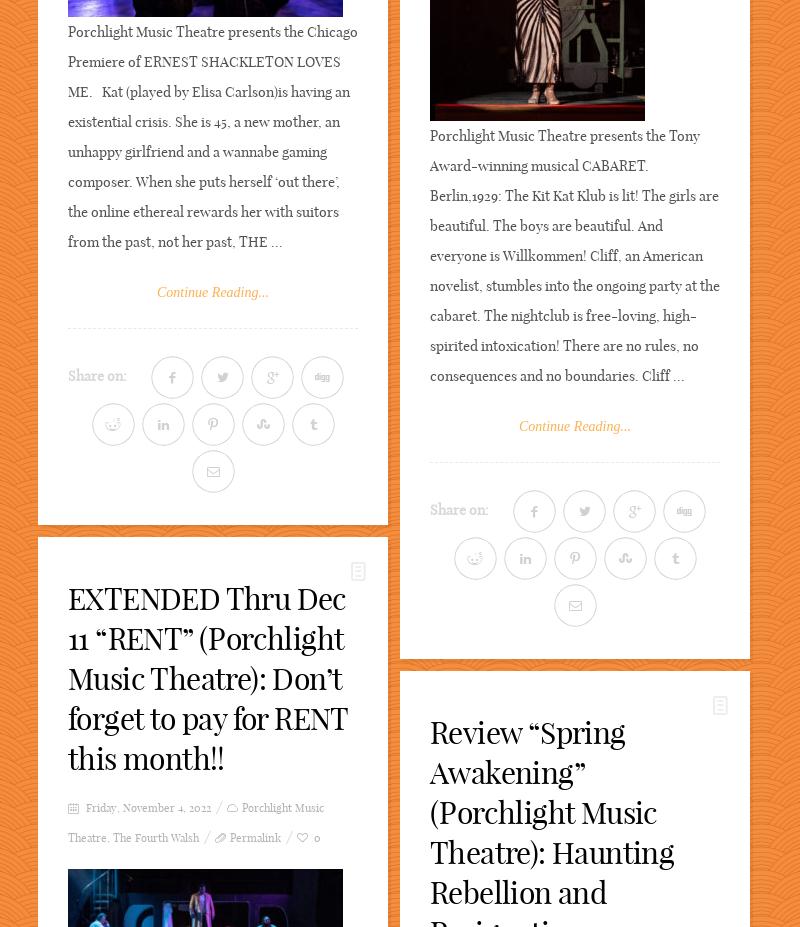 The height and width of the screenshot is (927, 800). What do you see at coordinates (316, 838) in the screenshot?
I see `'0'` at bounding box center [316, 838].